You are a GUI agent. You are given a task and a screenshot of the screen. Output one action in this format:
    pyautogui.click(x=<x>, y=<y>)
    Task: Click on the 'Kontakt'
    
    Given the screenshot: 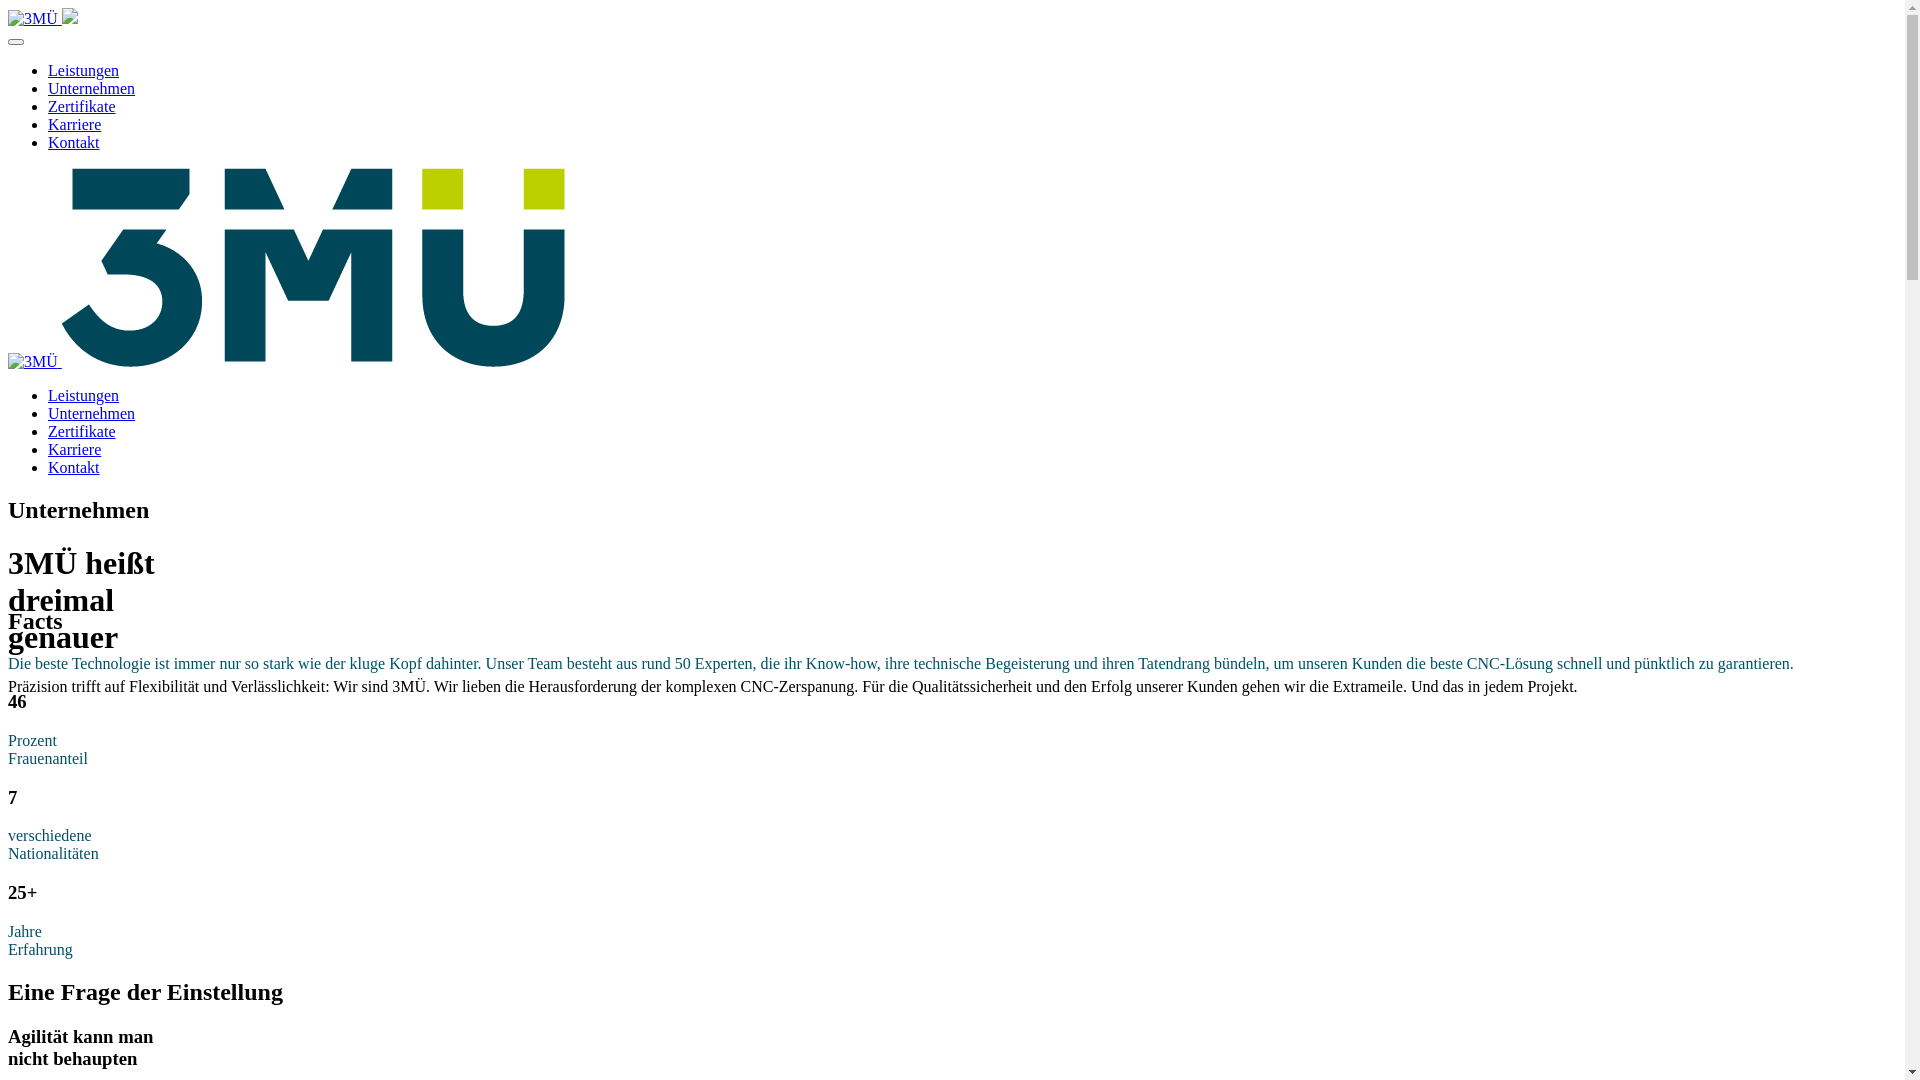 What is the action you would take?
    pyautogui.click(x=73, y=141)
    